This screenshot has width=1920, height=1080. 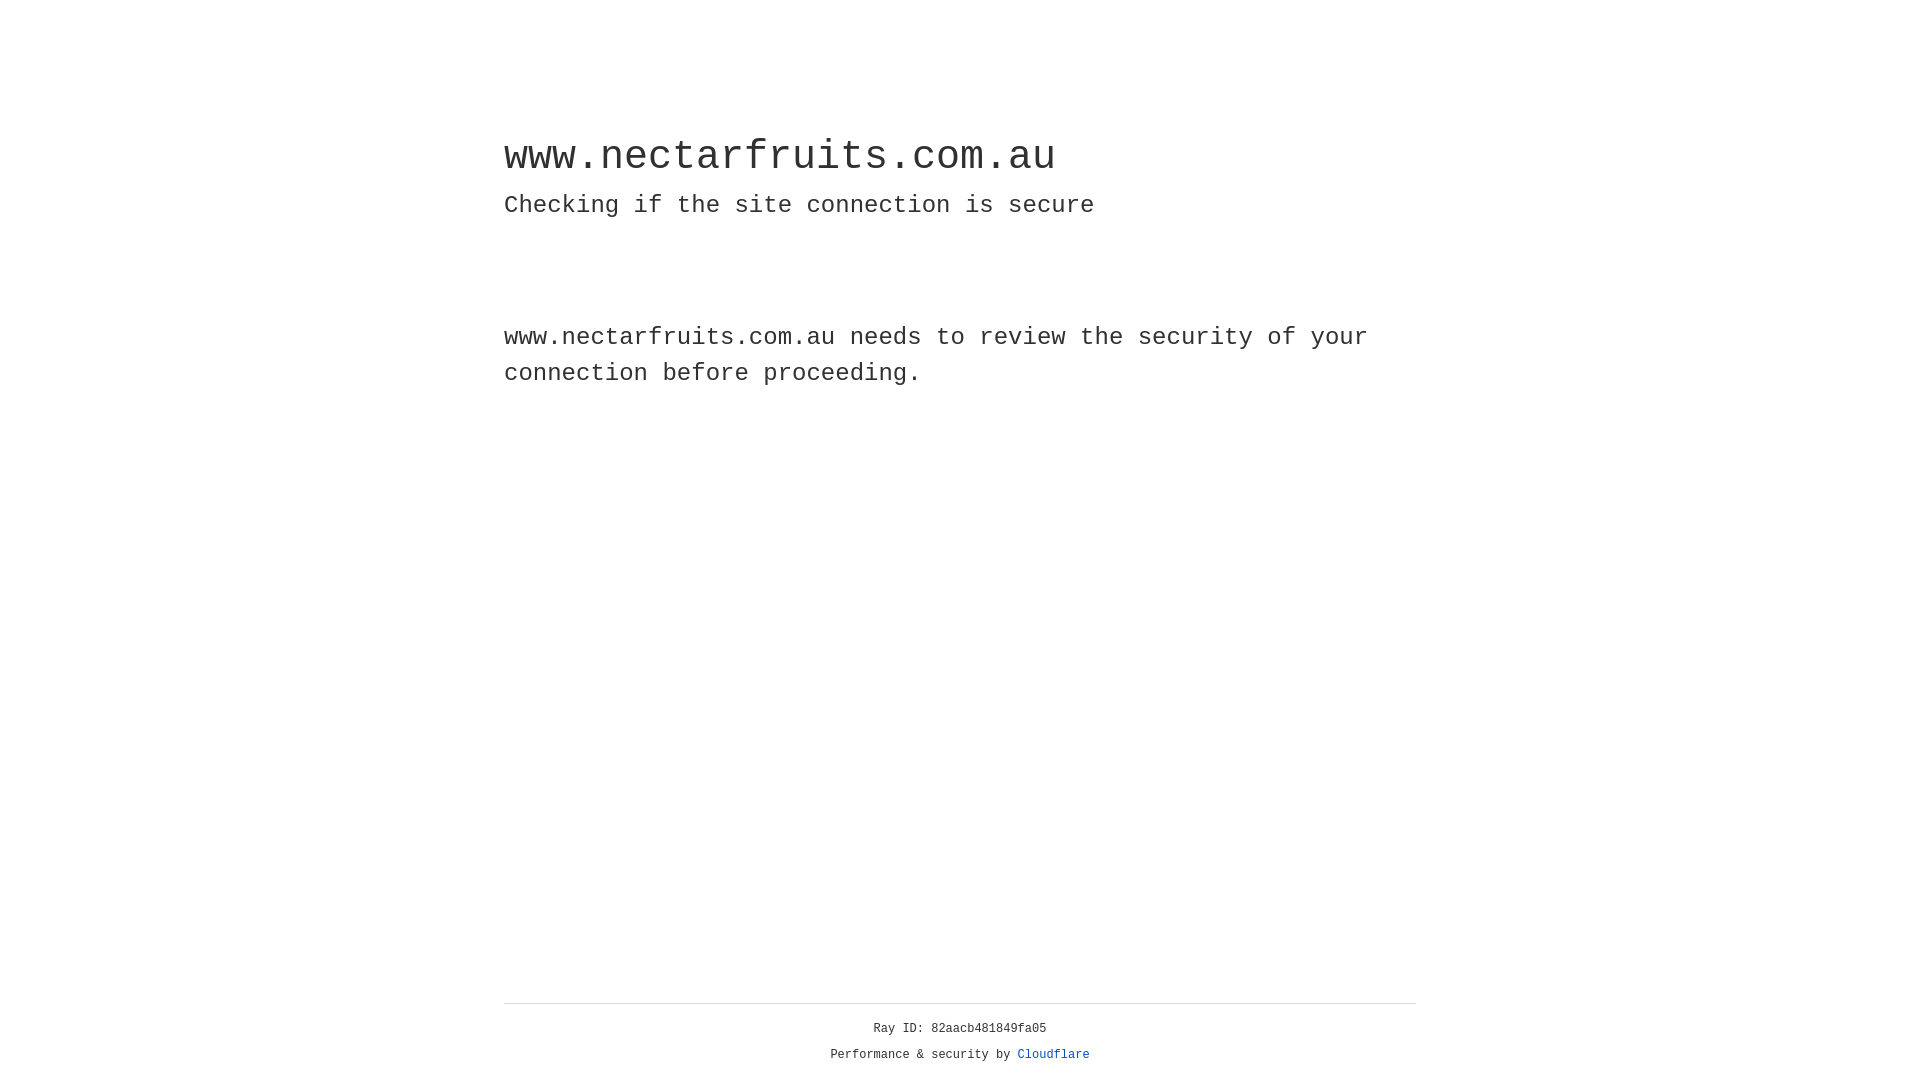 What do you see at coordinates (1053, 1054) in the screenshot?
I see `'Cloudflare'` at bounding box center [1053, 1054].